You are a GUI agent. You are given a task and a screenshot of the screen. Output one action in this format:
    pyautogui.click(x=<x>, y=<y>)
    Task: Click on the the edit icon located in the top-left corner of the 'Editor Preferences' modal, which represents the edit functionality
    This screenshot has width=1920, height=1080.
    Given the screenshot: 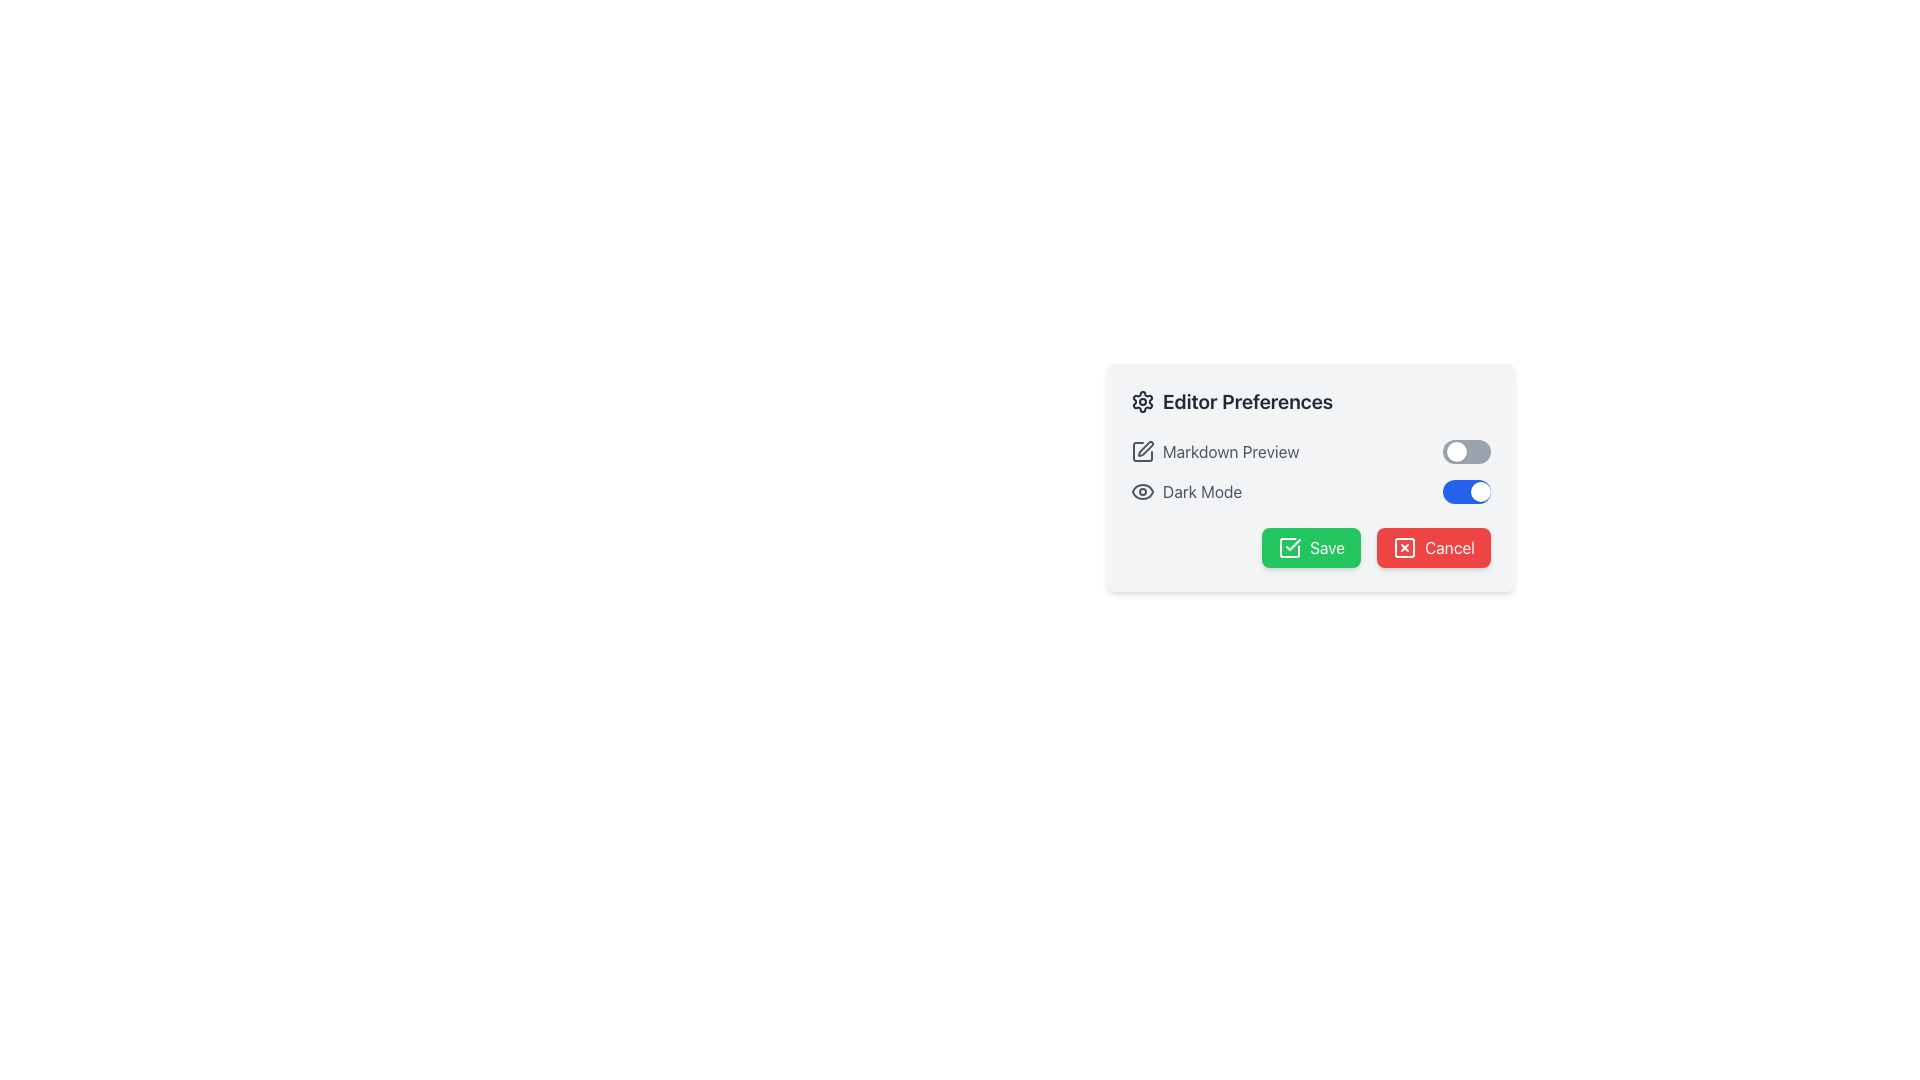 What is the action you would take?
    pyautogui.click(x=1146, y=447)
    